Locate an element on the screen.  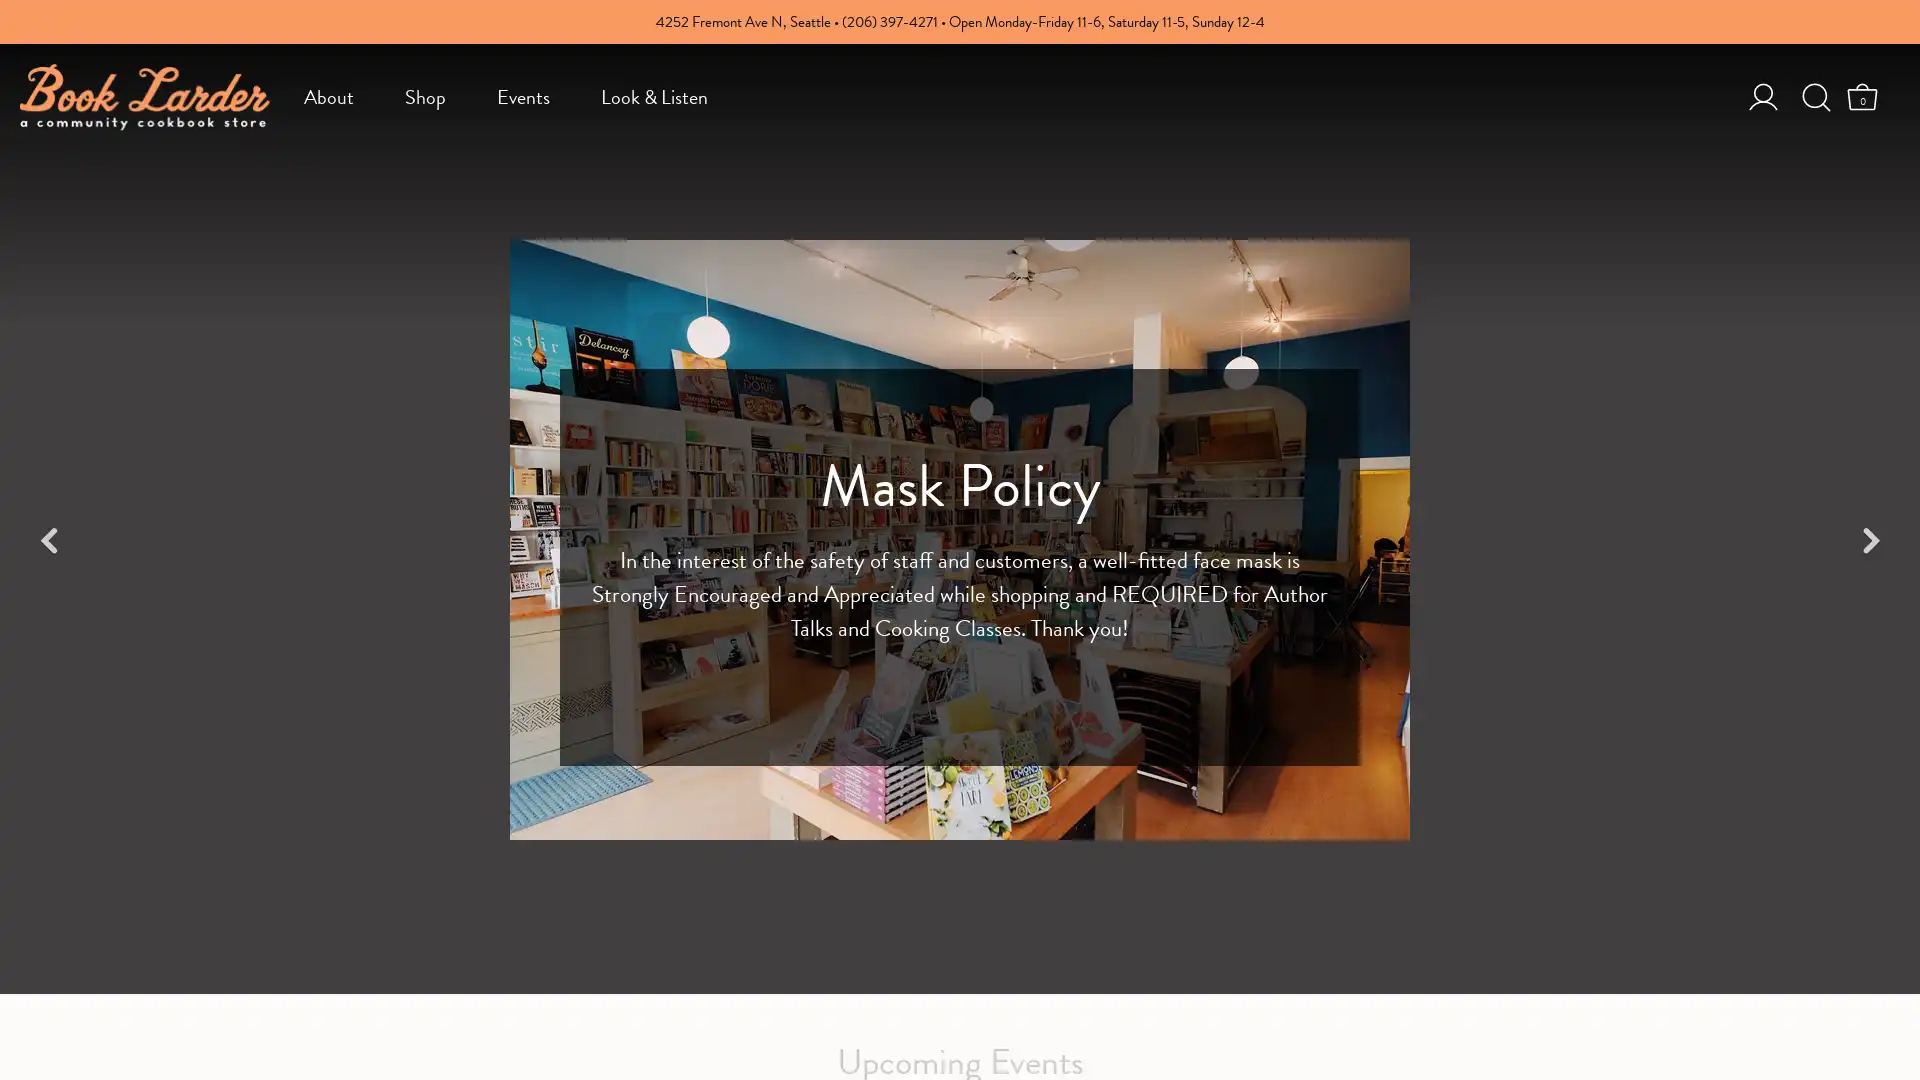
Next is located at coordinates (1869, 540).